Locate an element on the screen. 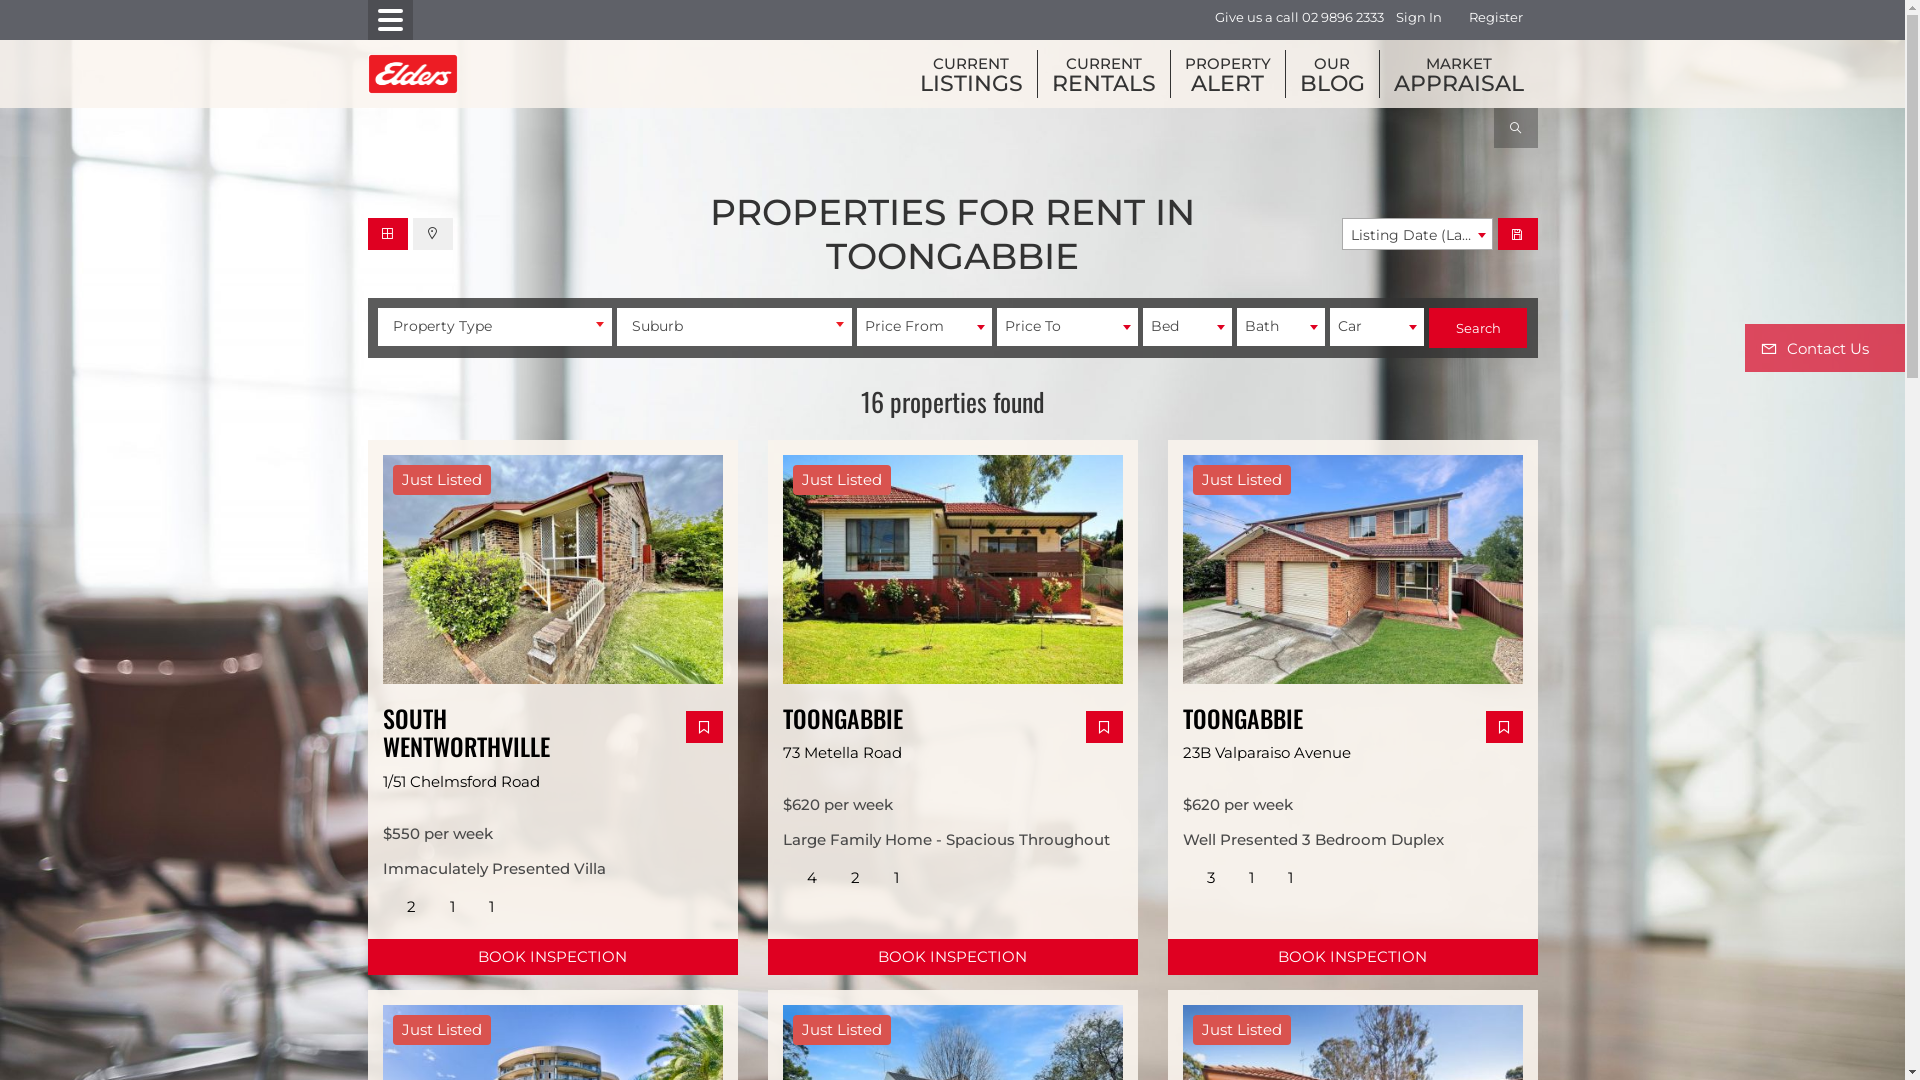 The image size is (1920, 1080). 'Well Presented 3 Bedroom Duplex' is located at coordinates (1312, 839).